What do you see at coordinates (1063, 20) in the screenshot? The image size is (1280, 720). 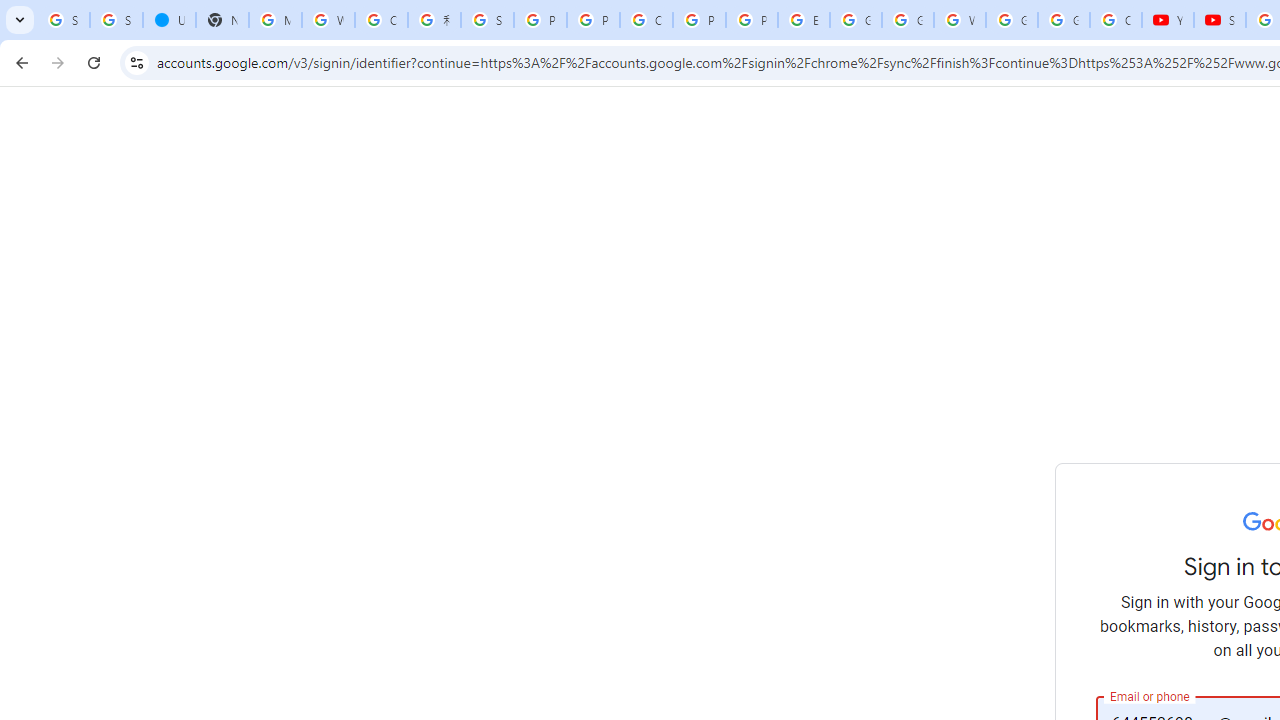 I see `'Google Account'` at bounding box center [1063, 20].